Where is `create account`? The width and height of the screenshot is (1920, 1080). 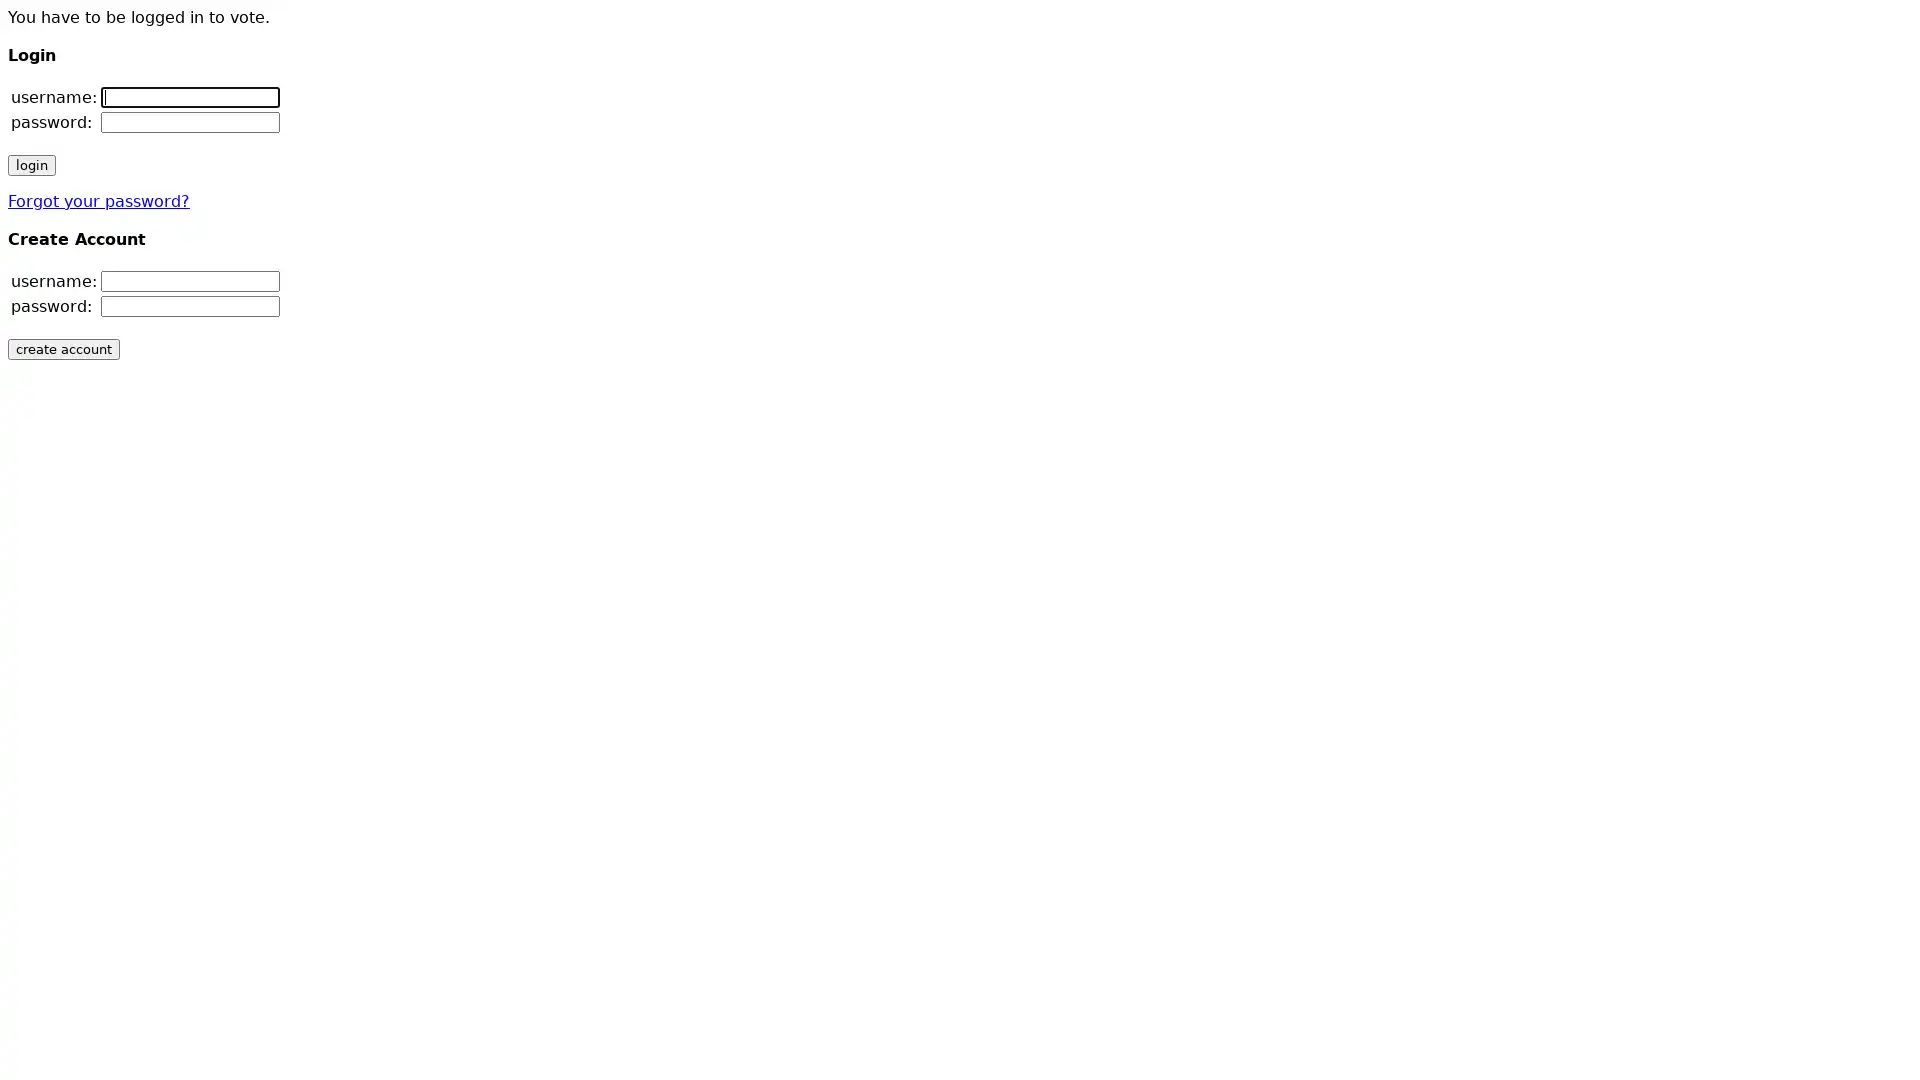 create account is located at coordinates (63, 348).